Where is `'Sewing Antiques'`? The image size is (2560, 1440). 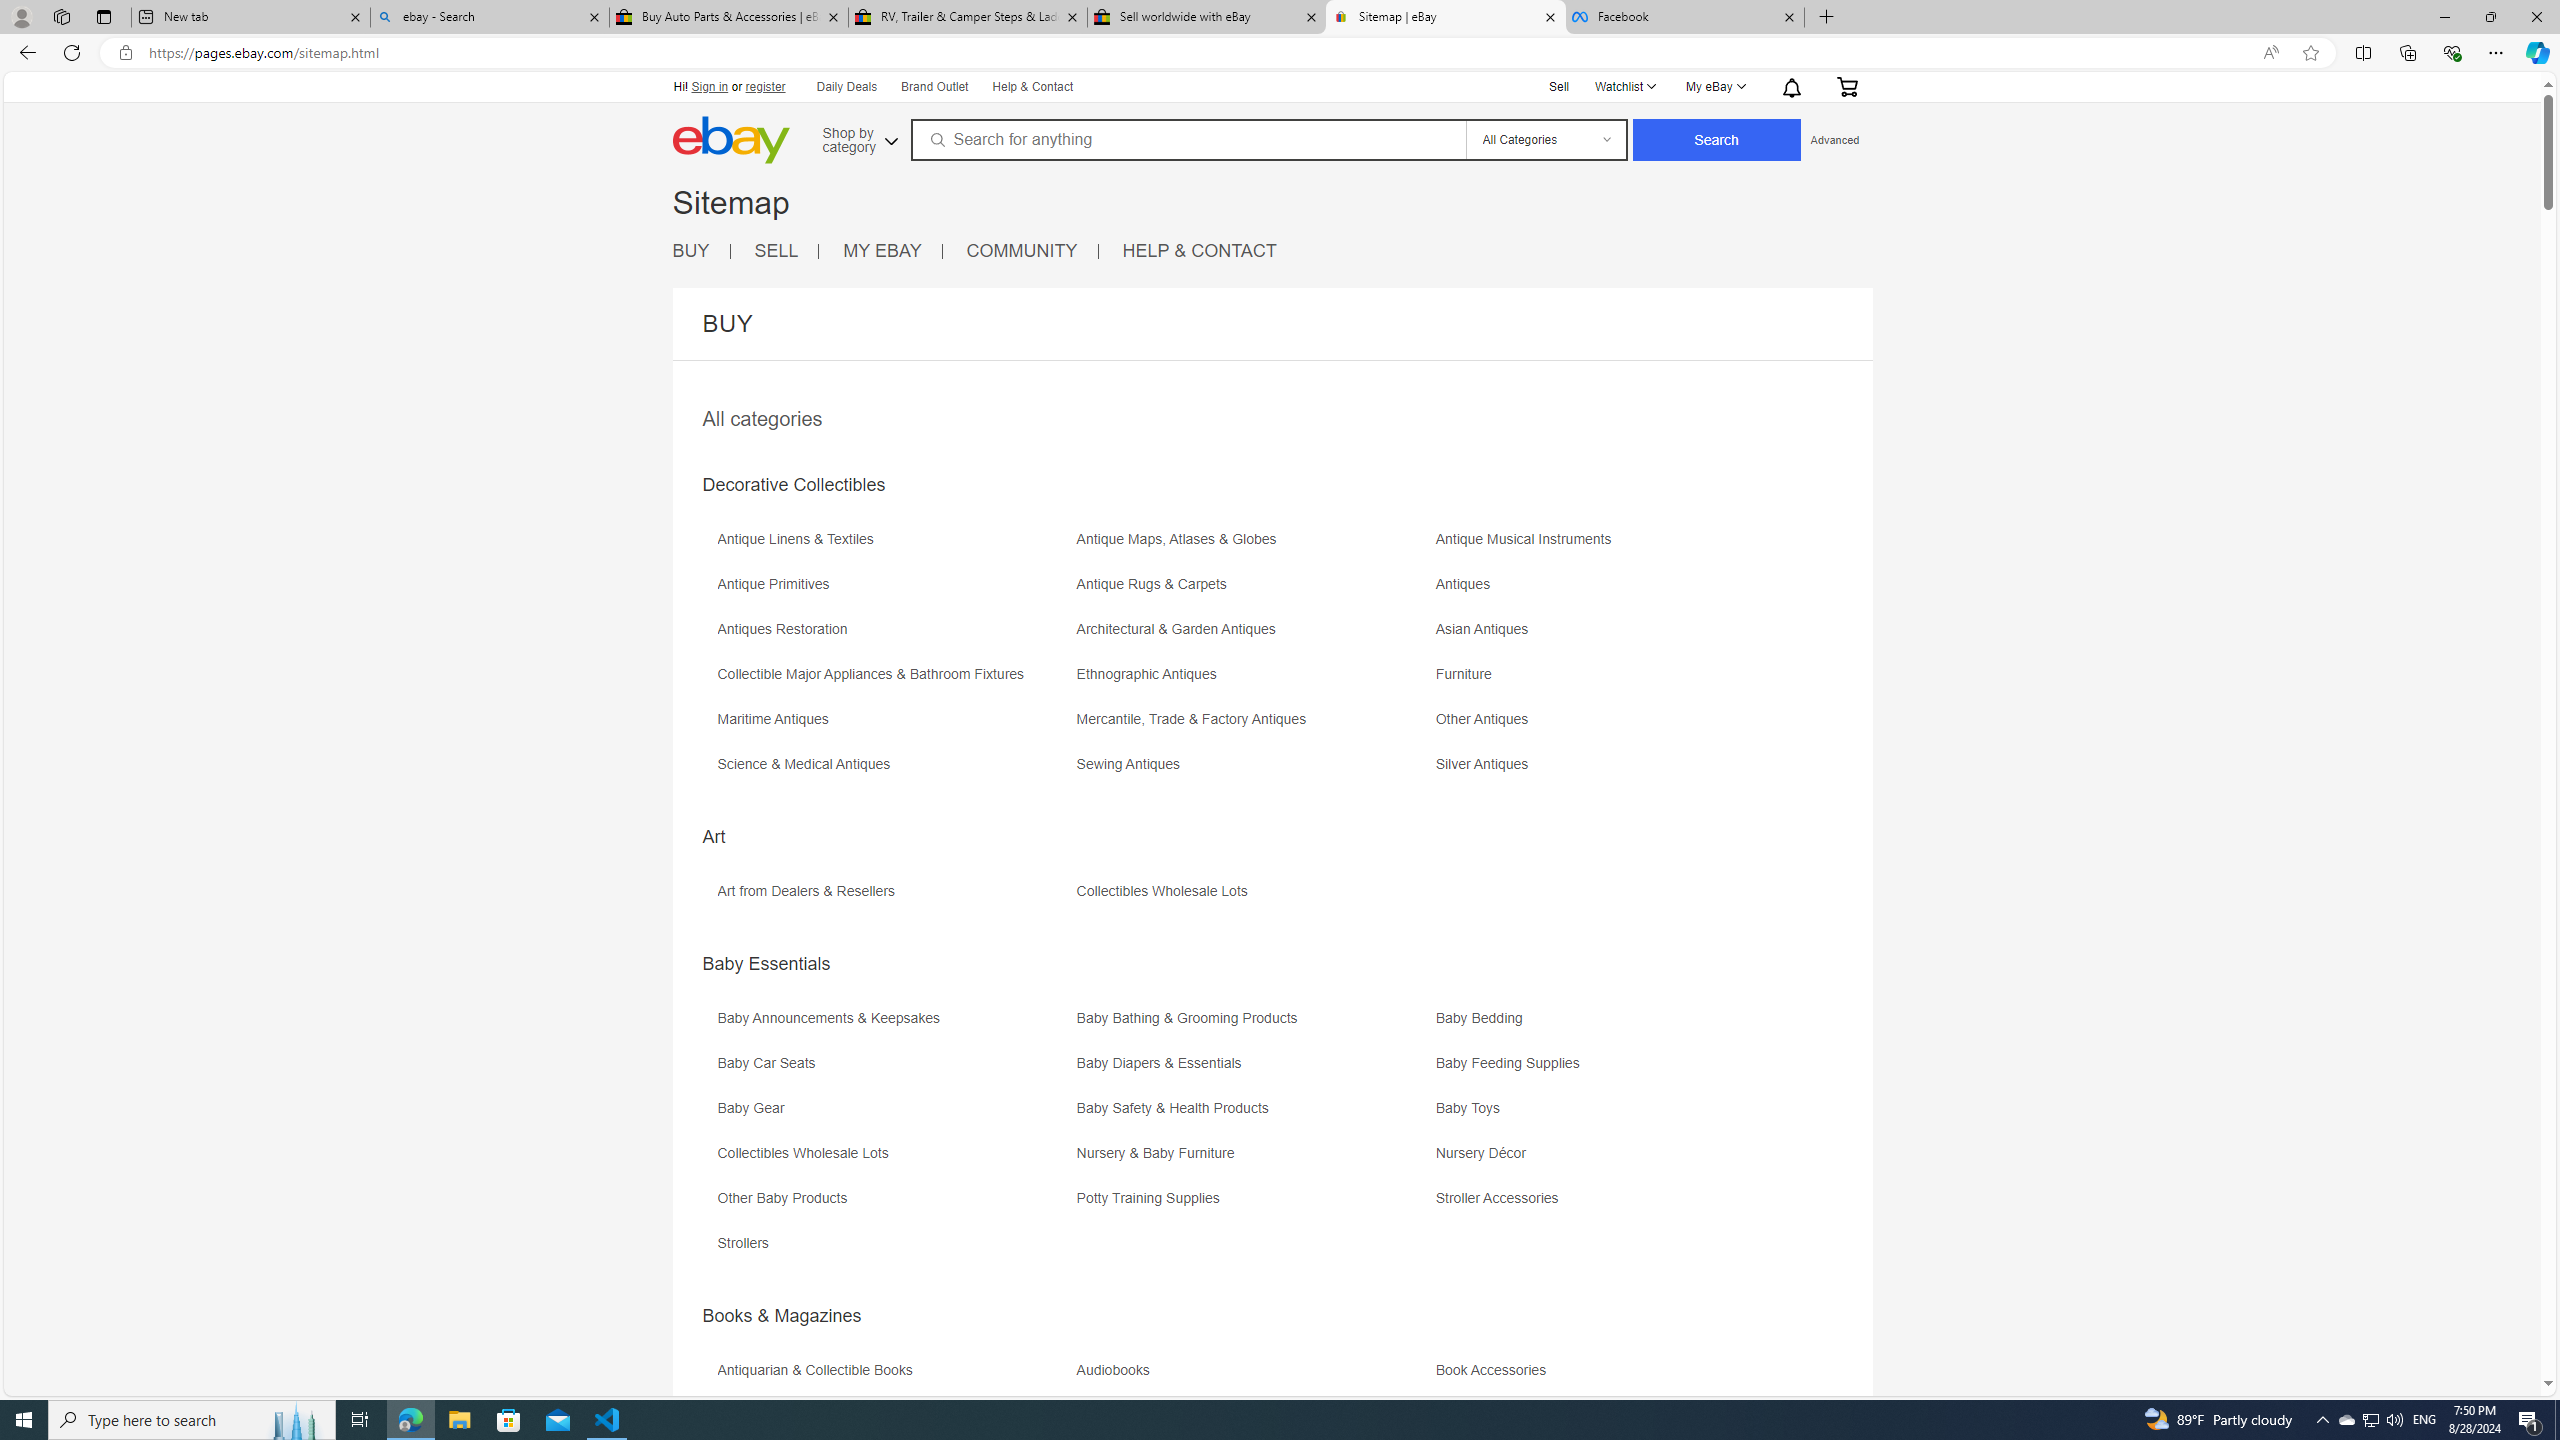 'Sewing Antiques' is located at coordinates (1252, 770).